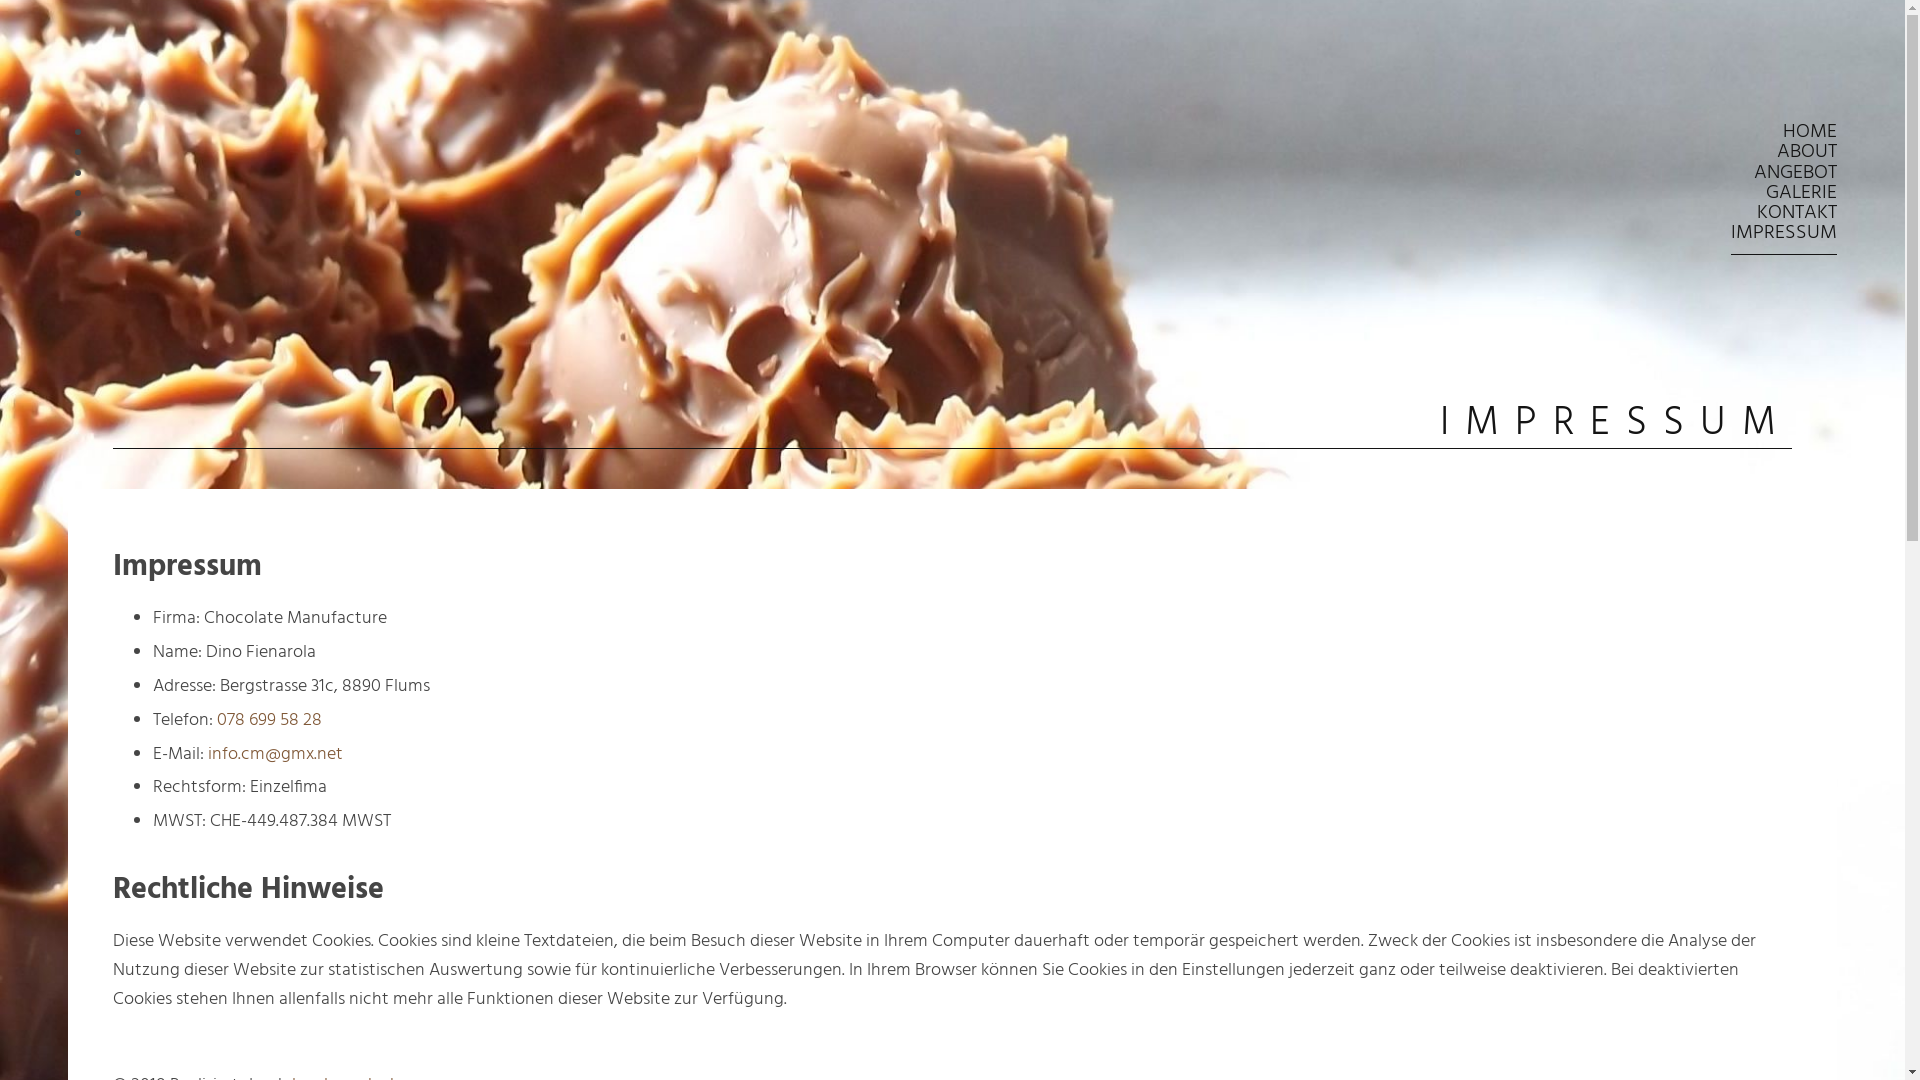 The height and width of the screenshot is (1080, 1920). What do you see at coordinates (1784, 232) in the screenshot?
I see `'IMPRESSUM'` at bounding box center [1784, 232].